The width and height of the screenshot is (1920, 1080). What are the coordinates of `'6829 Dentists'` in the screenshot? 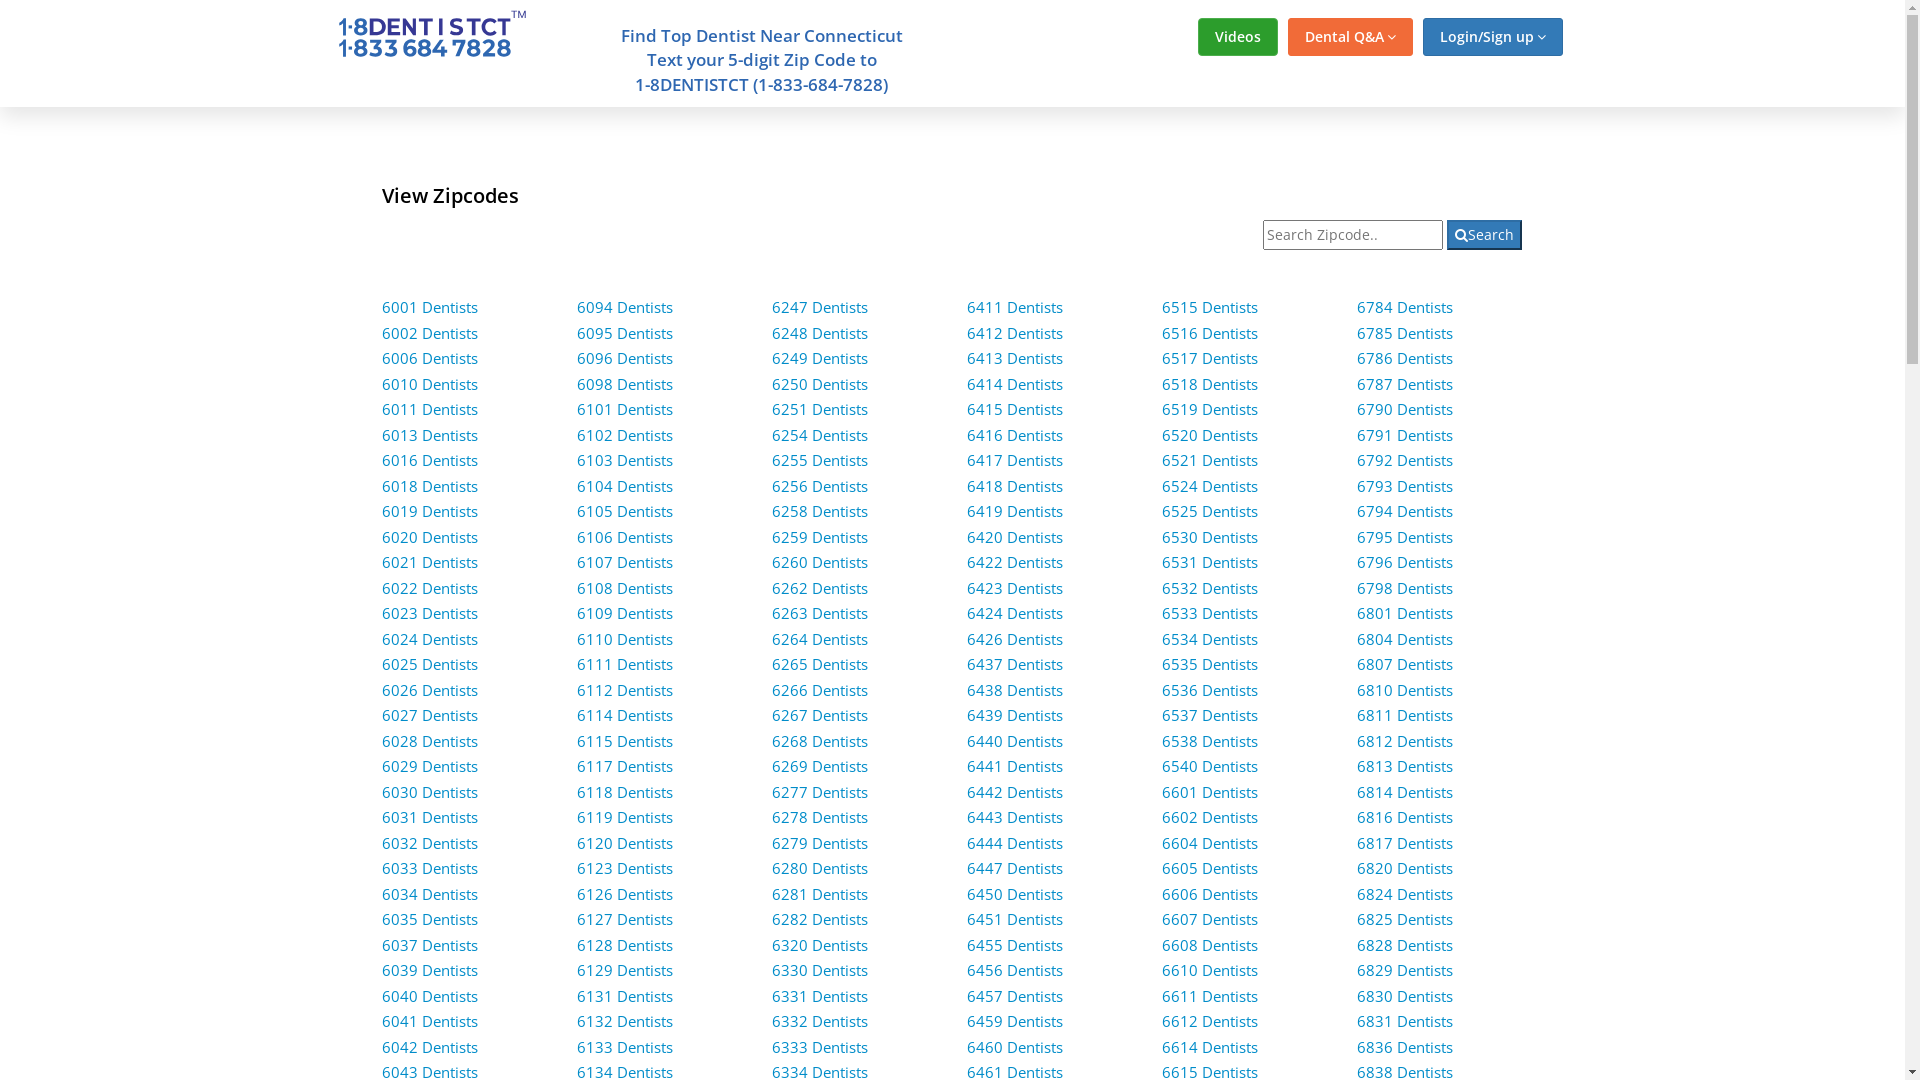 It's located at (1357, 968).